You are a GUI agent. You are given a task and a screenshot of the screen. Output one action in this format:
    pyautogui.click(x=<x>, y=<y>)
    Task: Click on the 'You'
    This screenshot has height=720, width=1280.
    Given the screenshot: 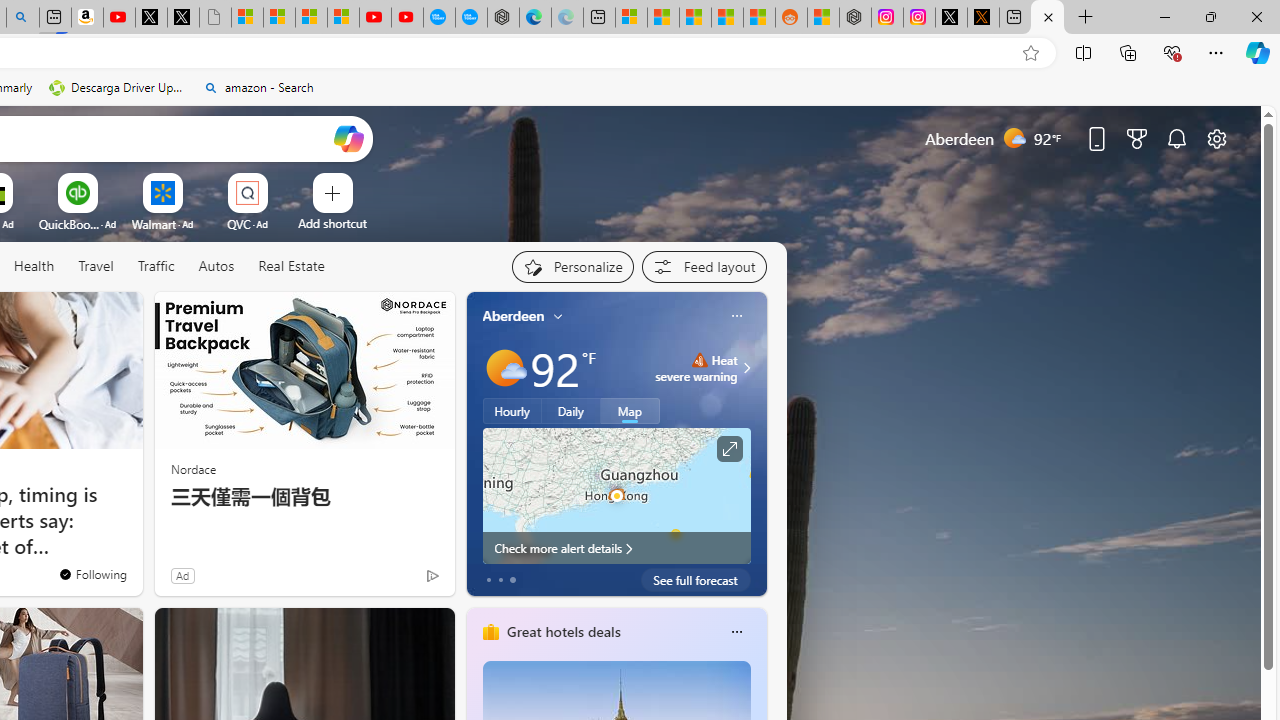 What is the action you would take?
    pyautogui.click(x=91, y=573)
    